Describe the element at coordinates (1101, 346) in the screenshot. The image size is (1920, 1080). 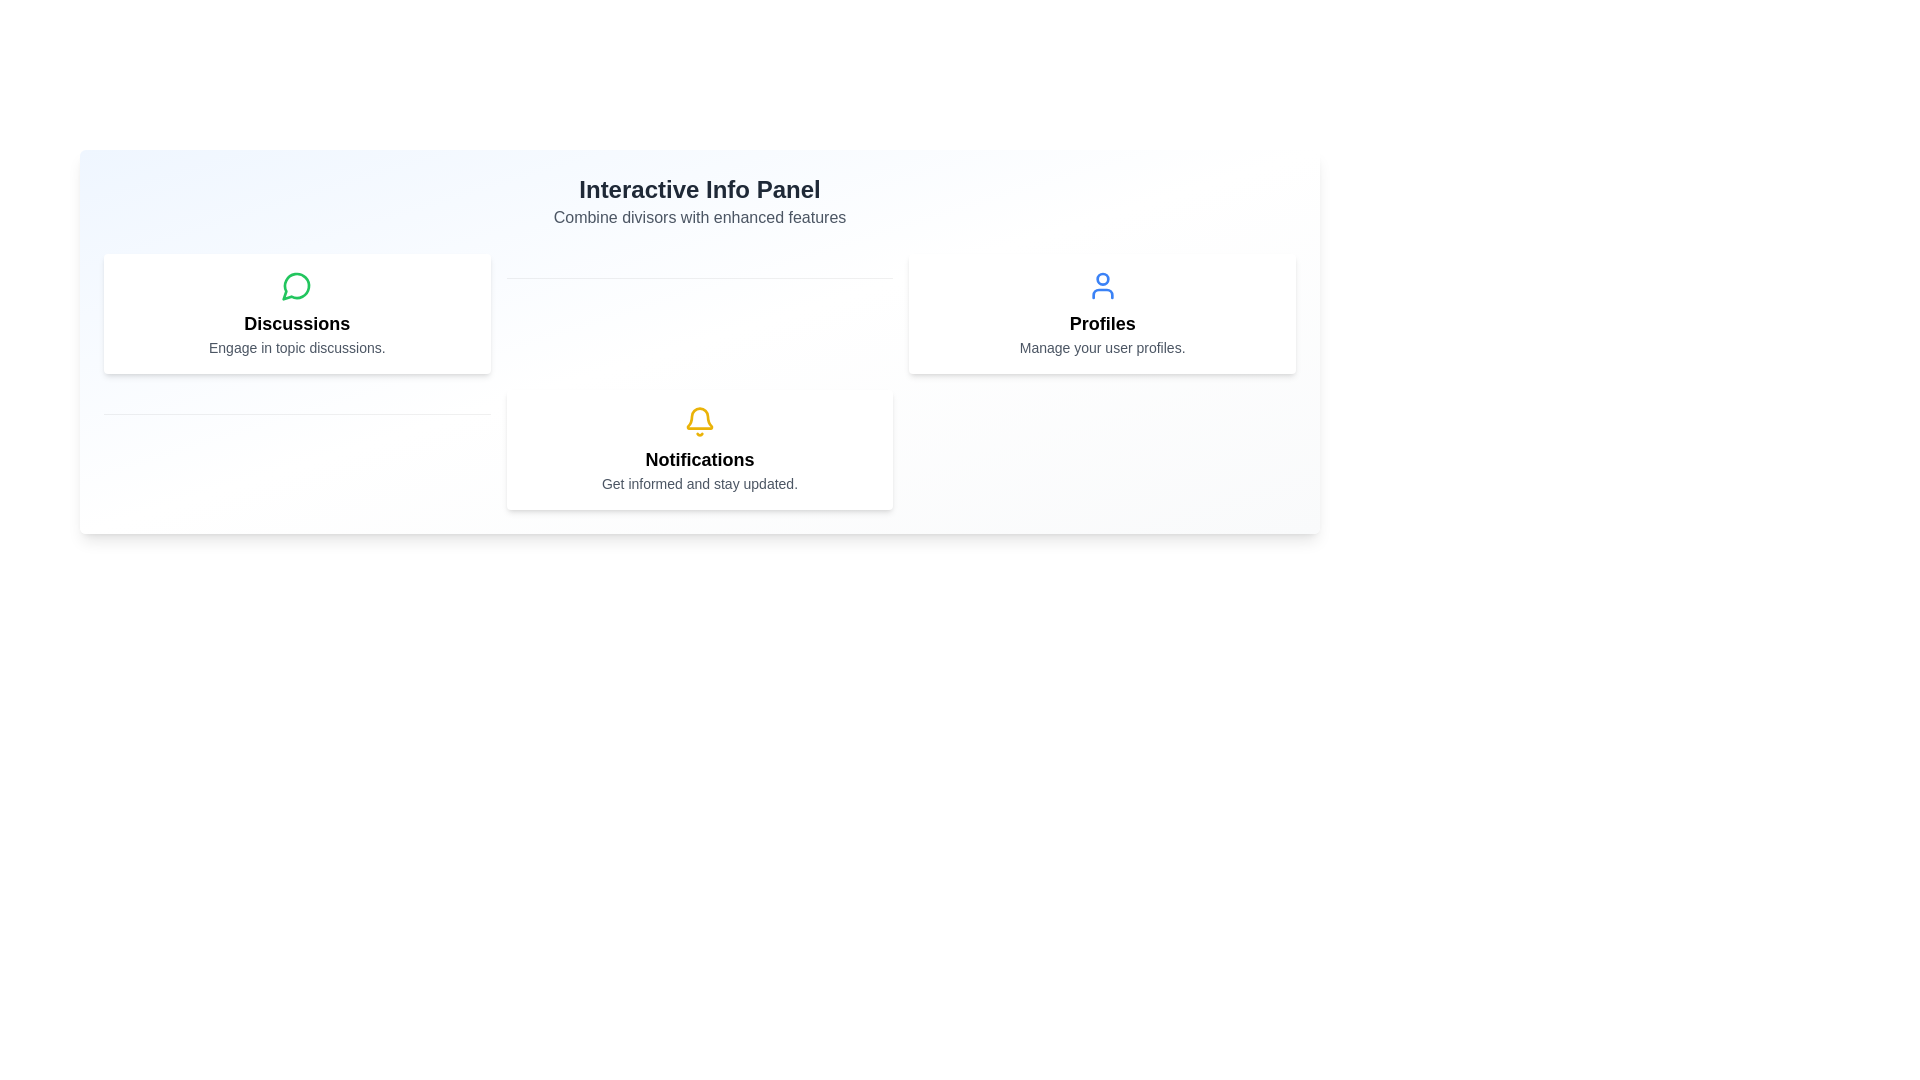
I see `the descriptive text label located within the 'Profiles' card in the top-right section of the user interface, which provides additional information about managing user profiles` at that location.